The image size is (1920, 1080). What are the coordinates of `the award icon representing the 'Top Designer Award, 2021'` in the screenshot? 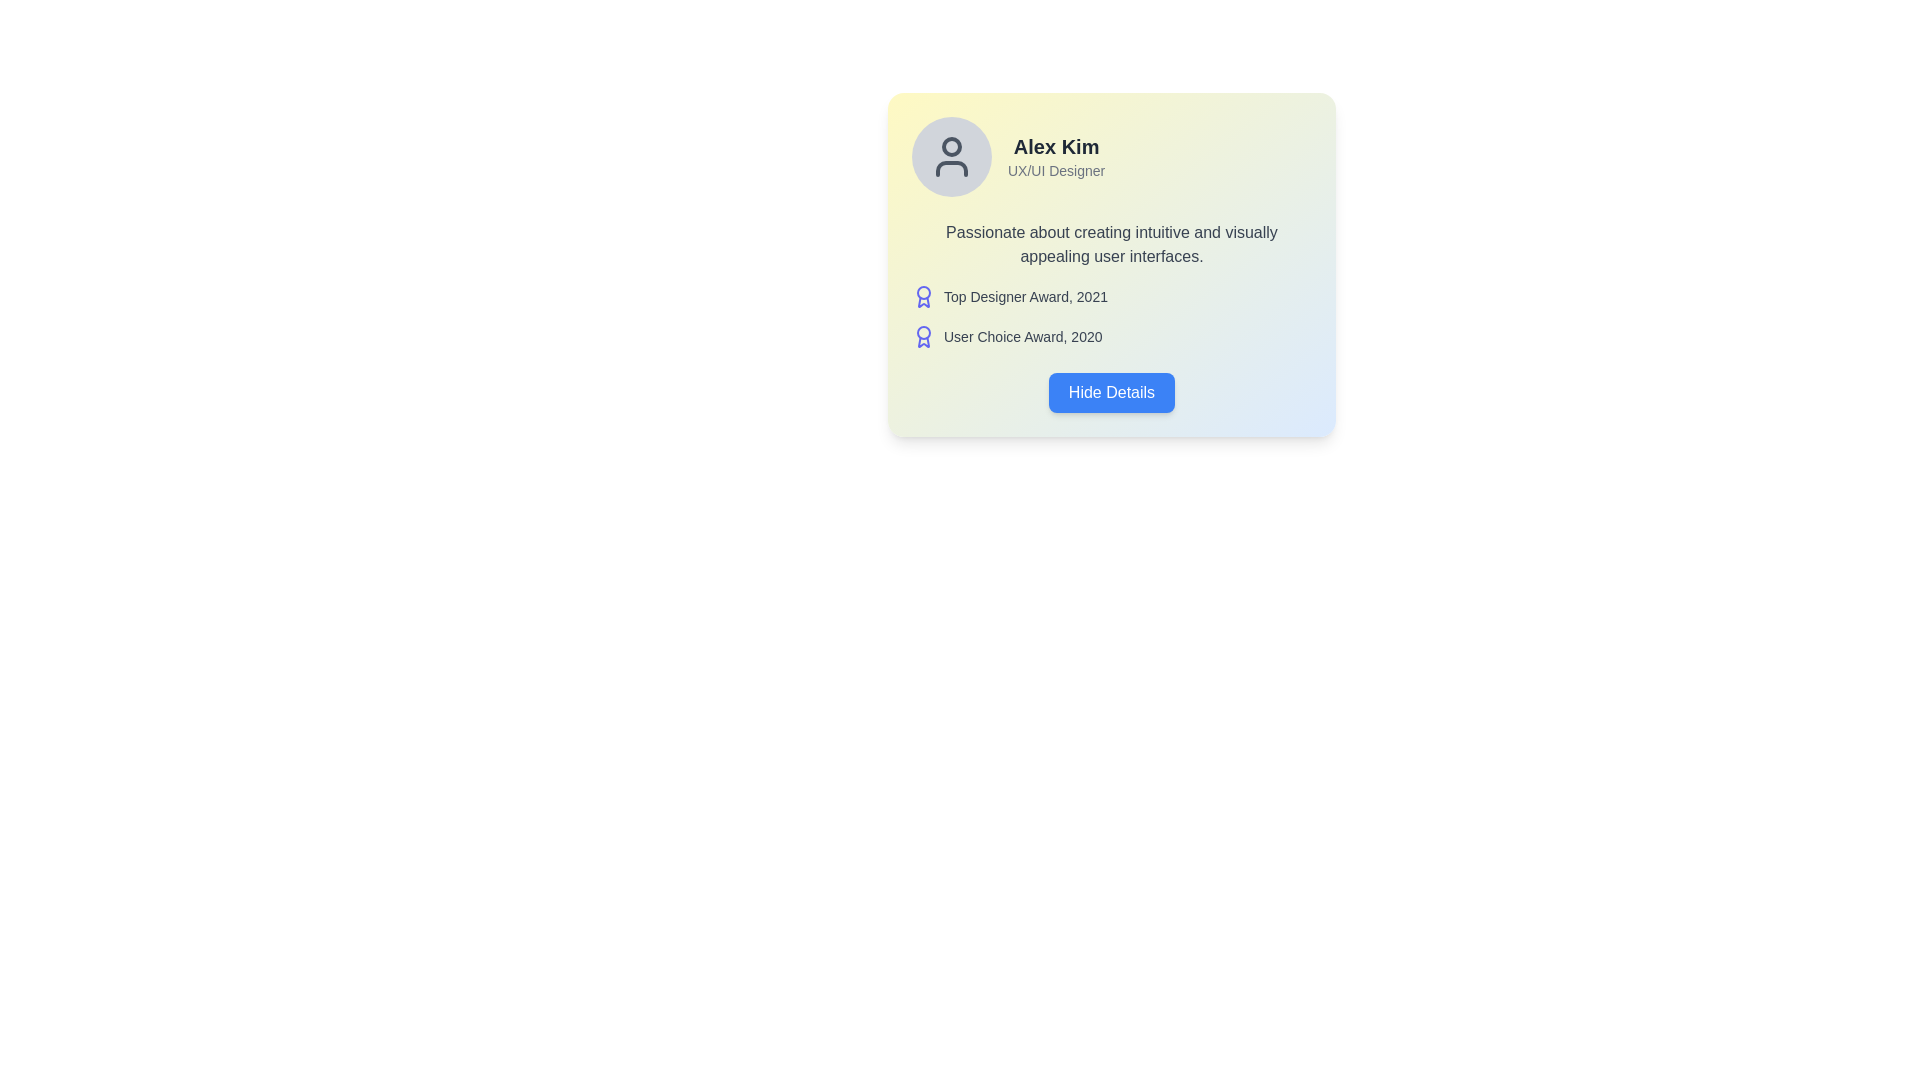 It's located at (923, 297).